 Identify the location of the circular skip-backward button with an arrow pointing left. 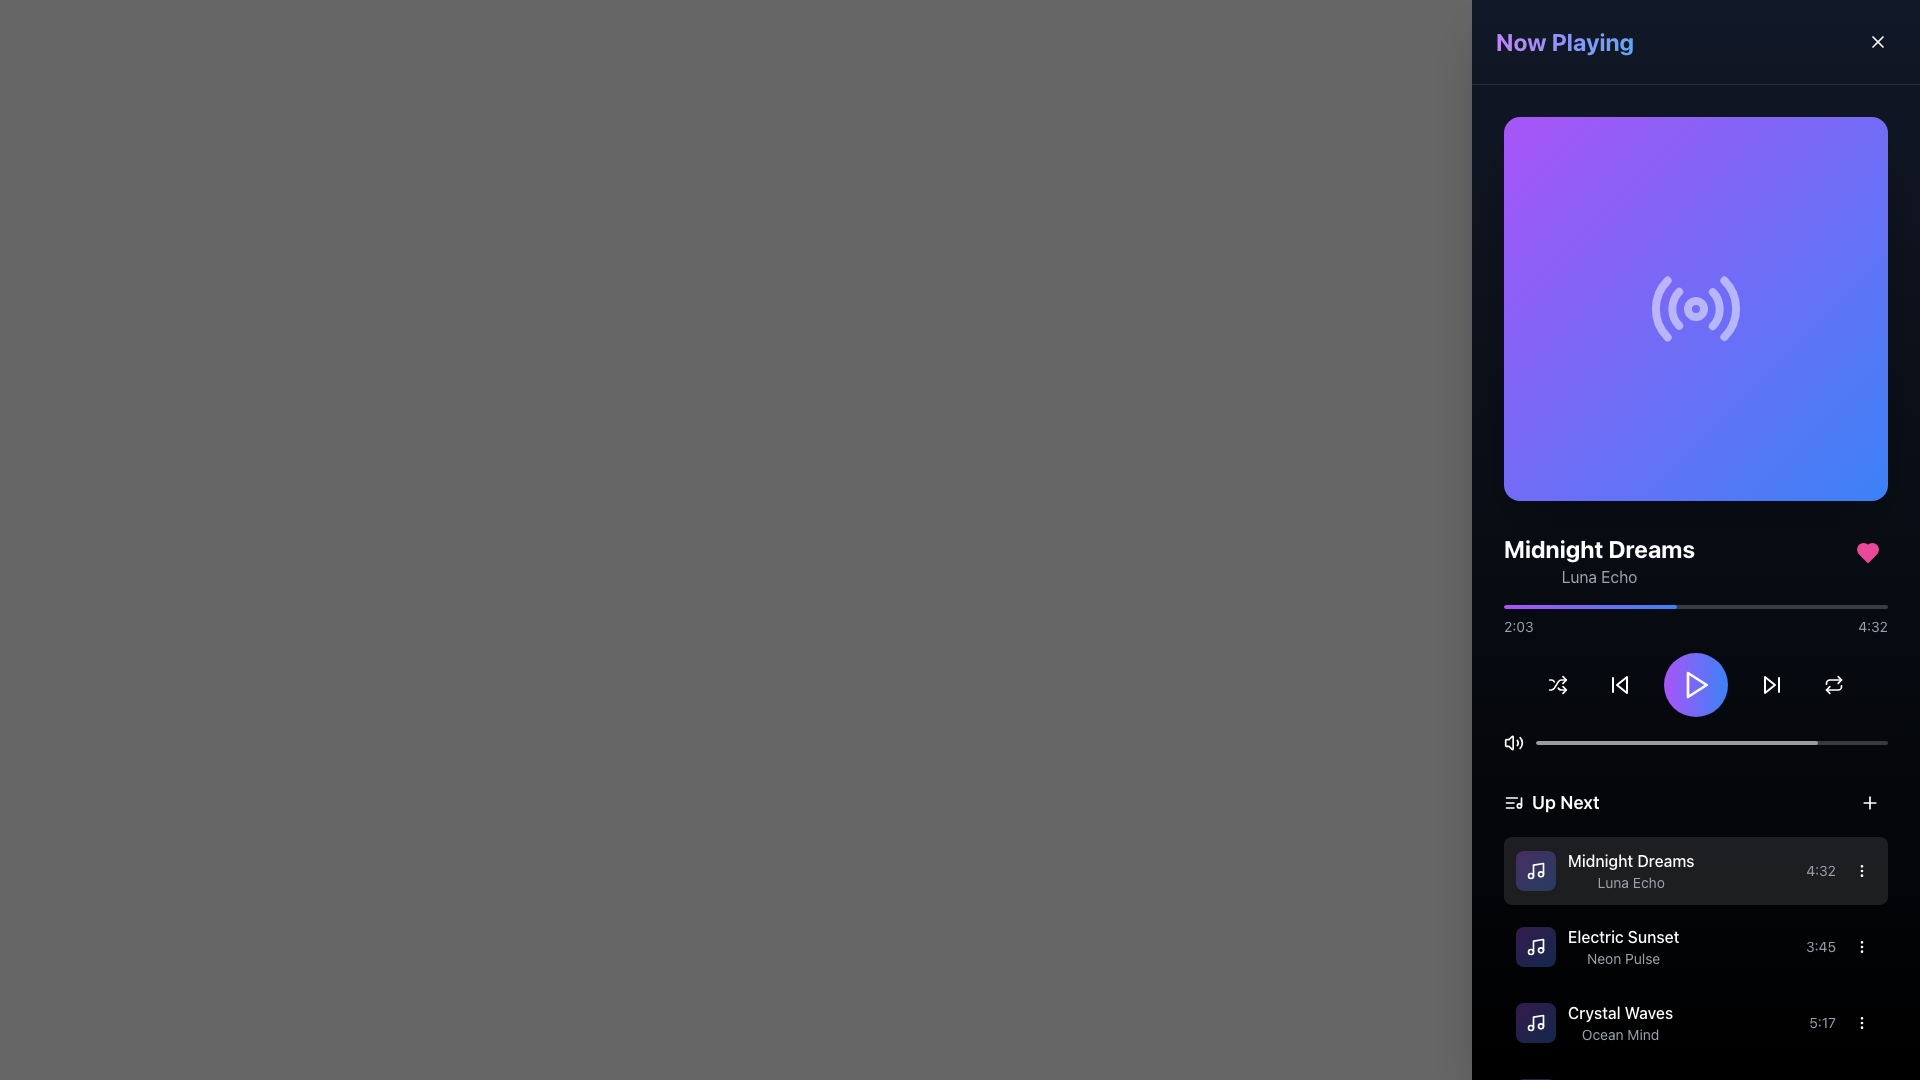
(1620, 684).